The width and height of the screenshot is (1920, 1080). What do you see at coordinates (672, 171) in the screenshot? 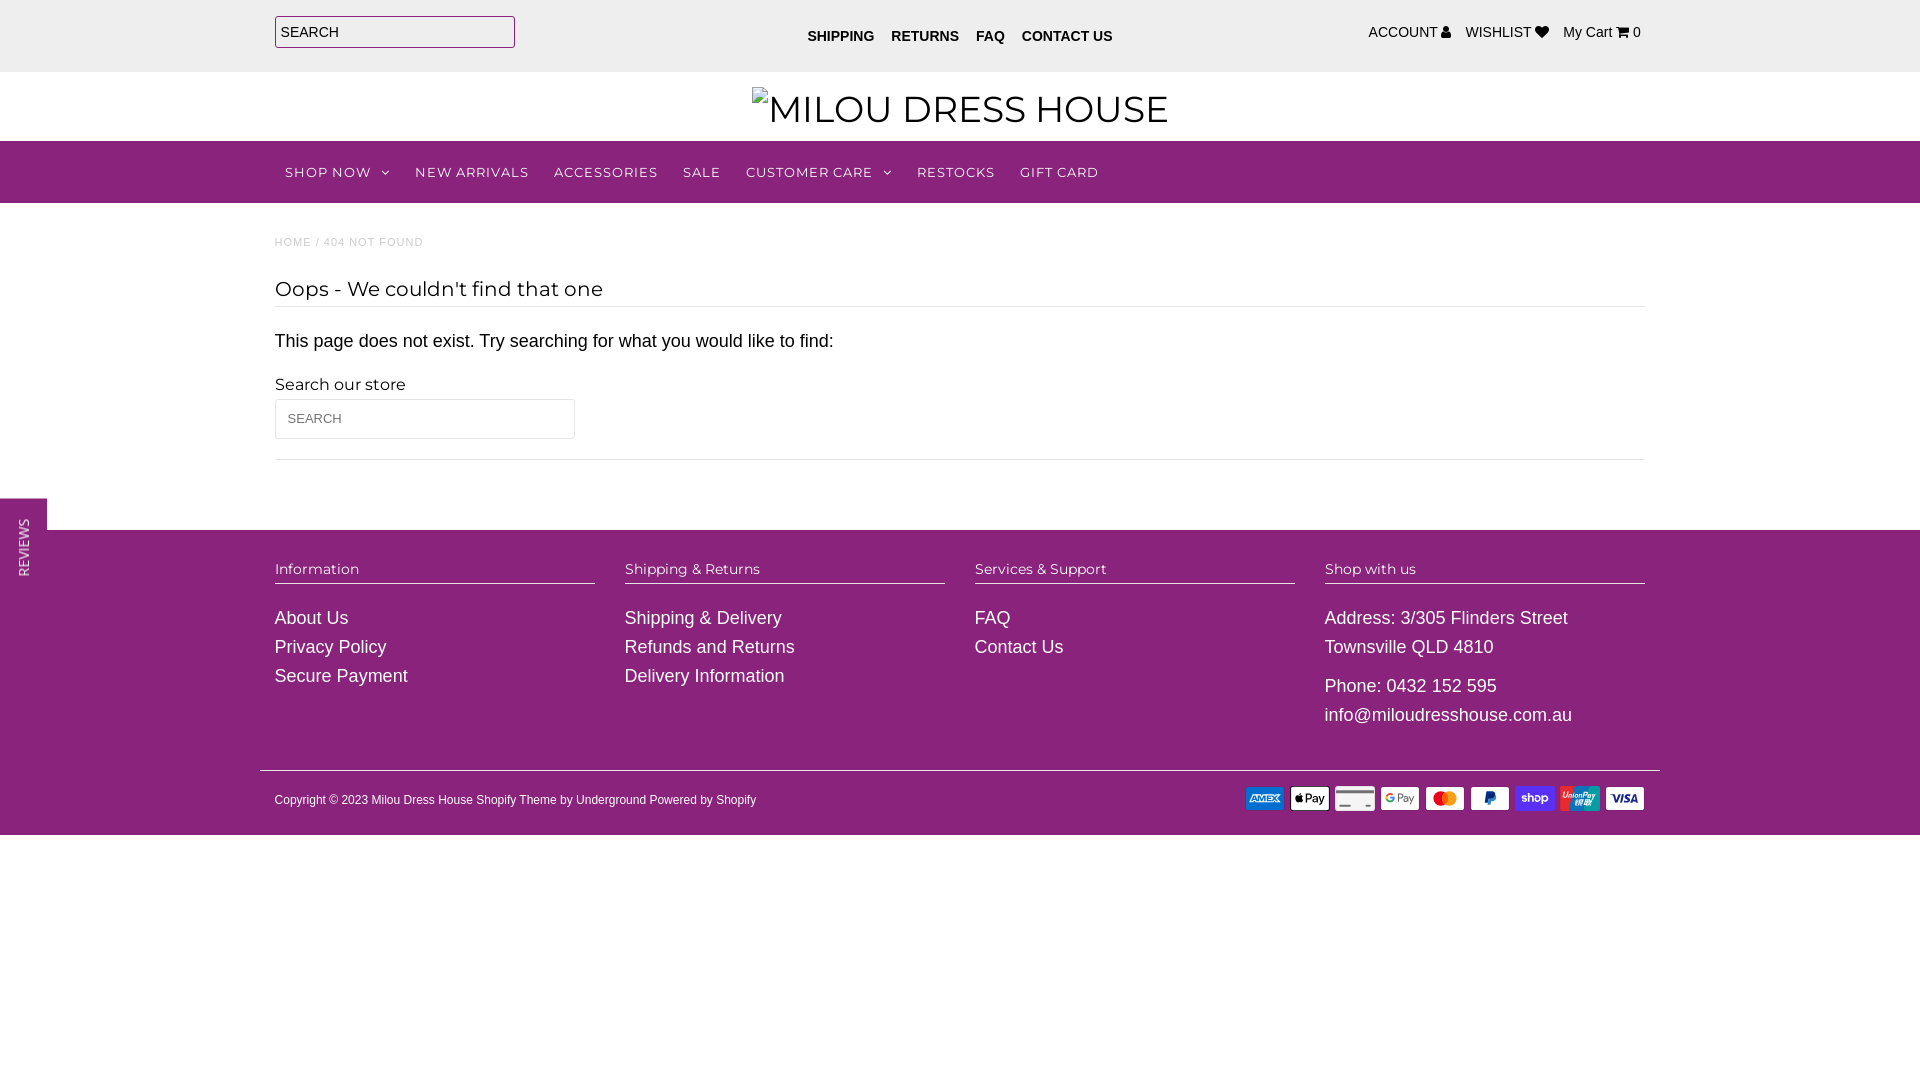
I see `'SALE'` at bounding box center [672, 171].